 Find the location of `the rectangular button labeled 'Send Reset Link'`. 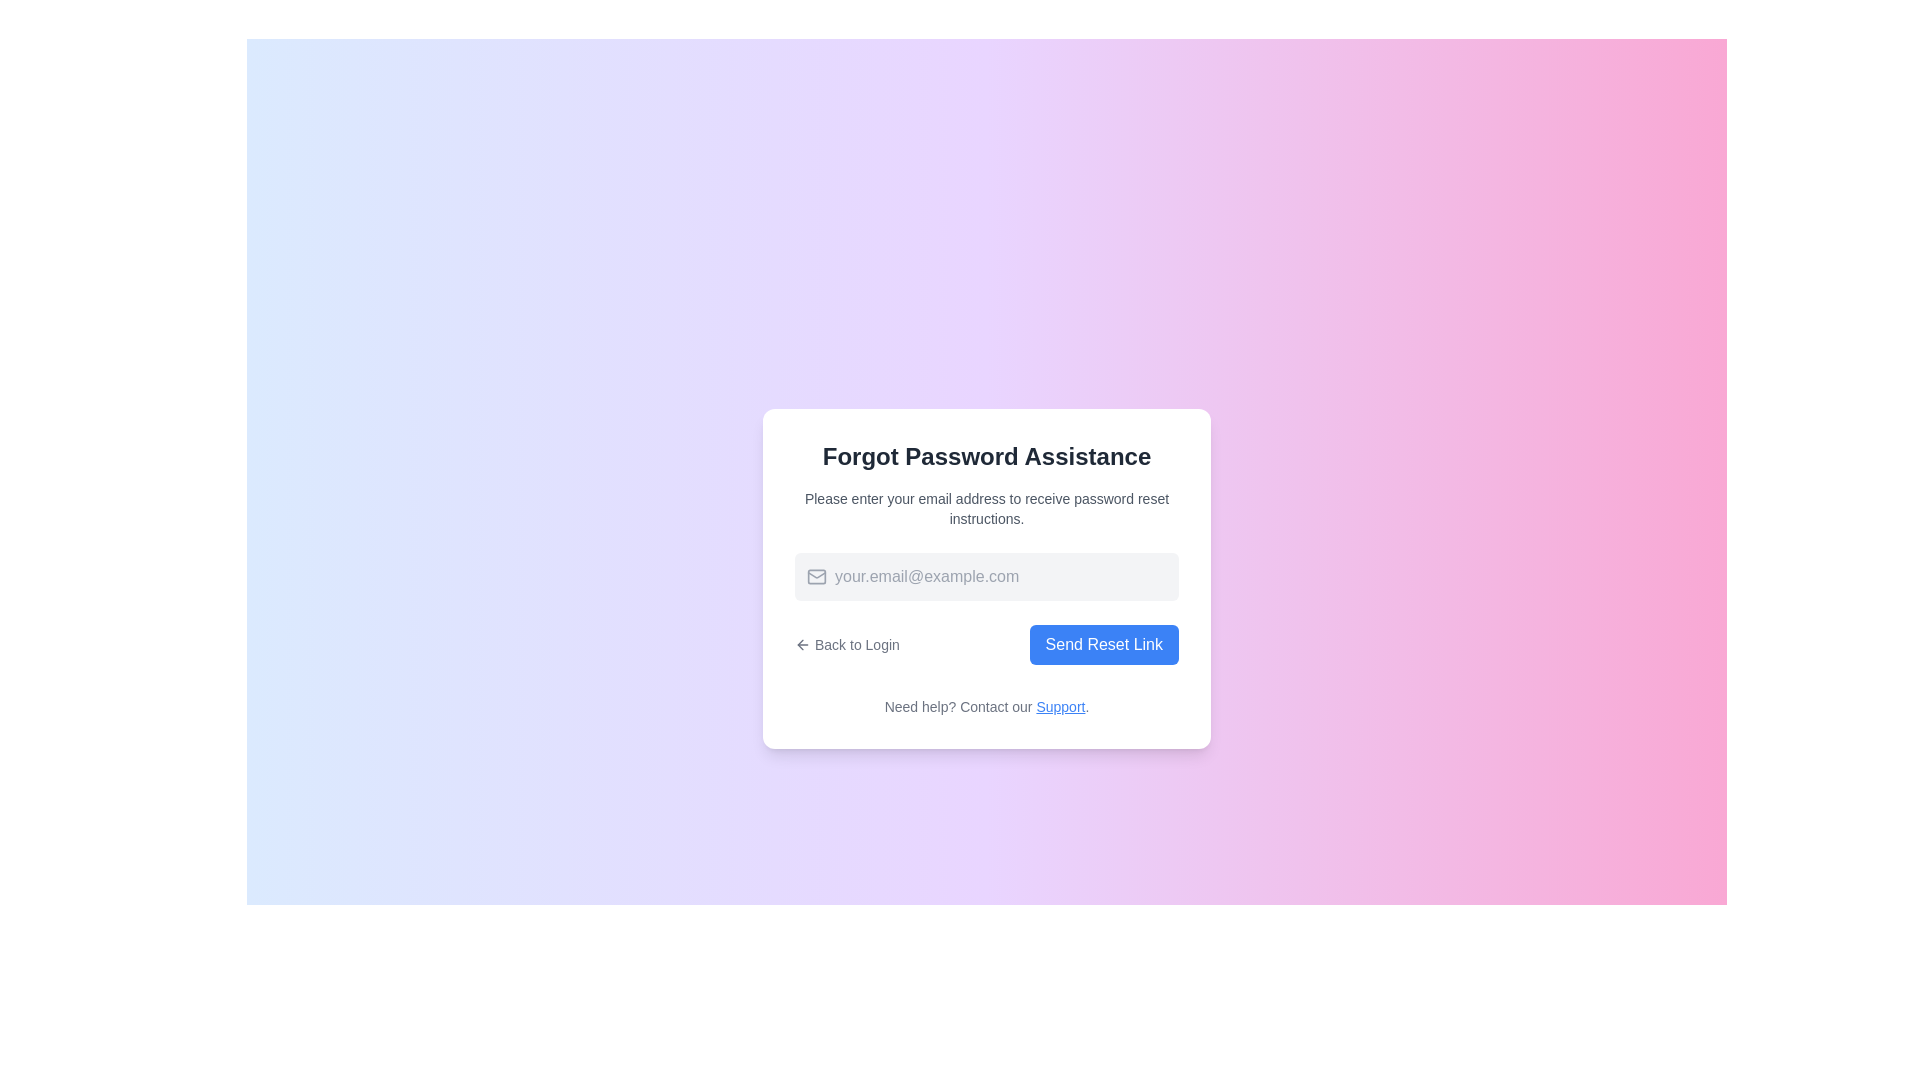

the rectangular button labeled 'Send Reset Link' is located at coordinates (1103, 644).